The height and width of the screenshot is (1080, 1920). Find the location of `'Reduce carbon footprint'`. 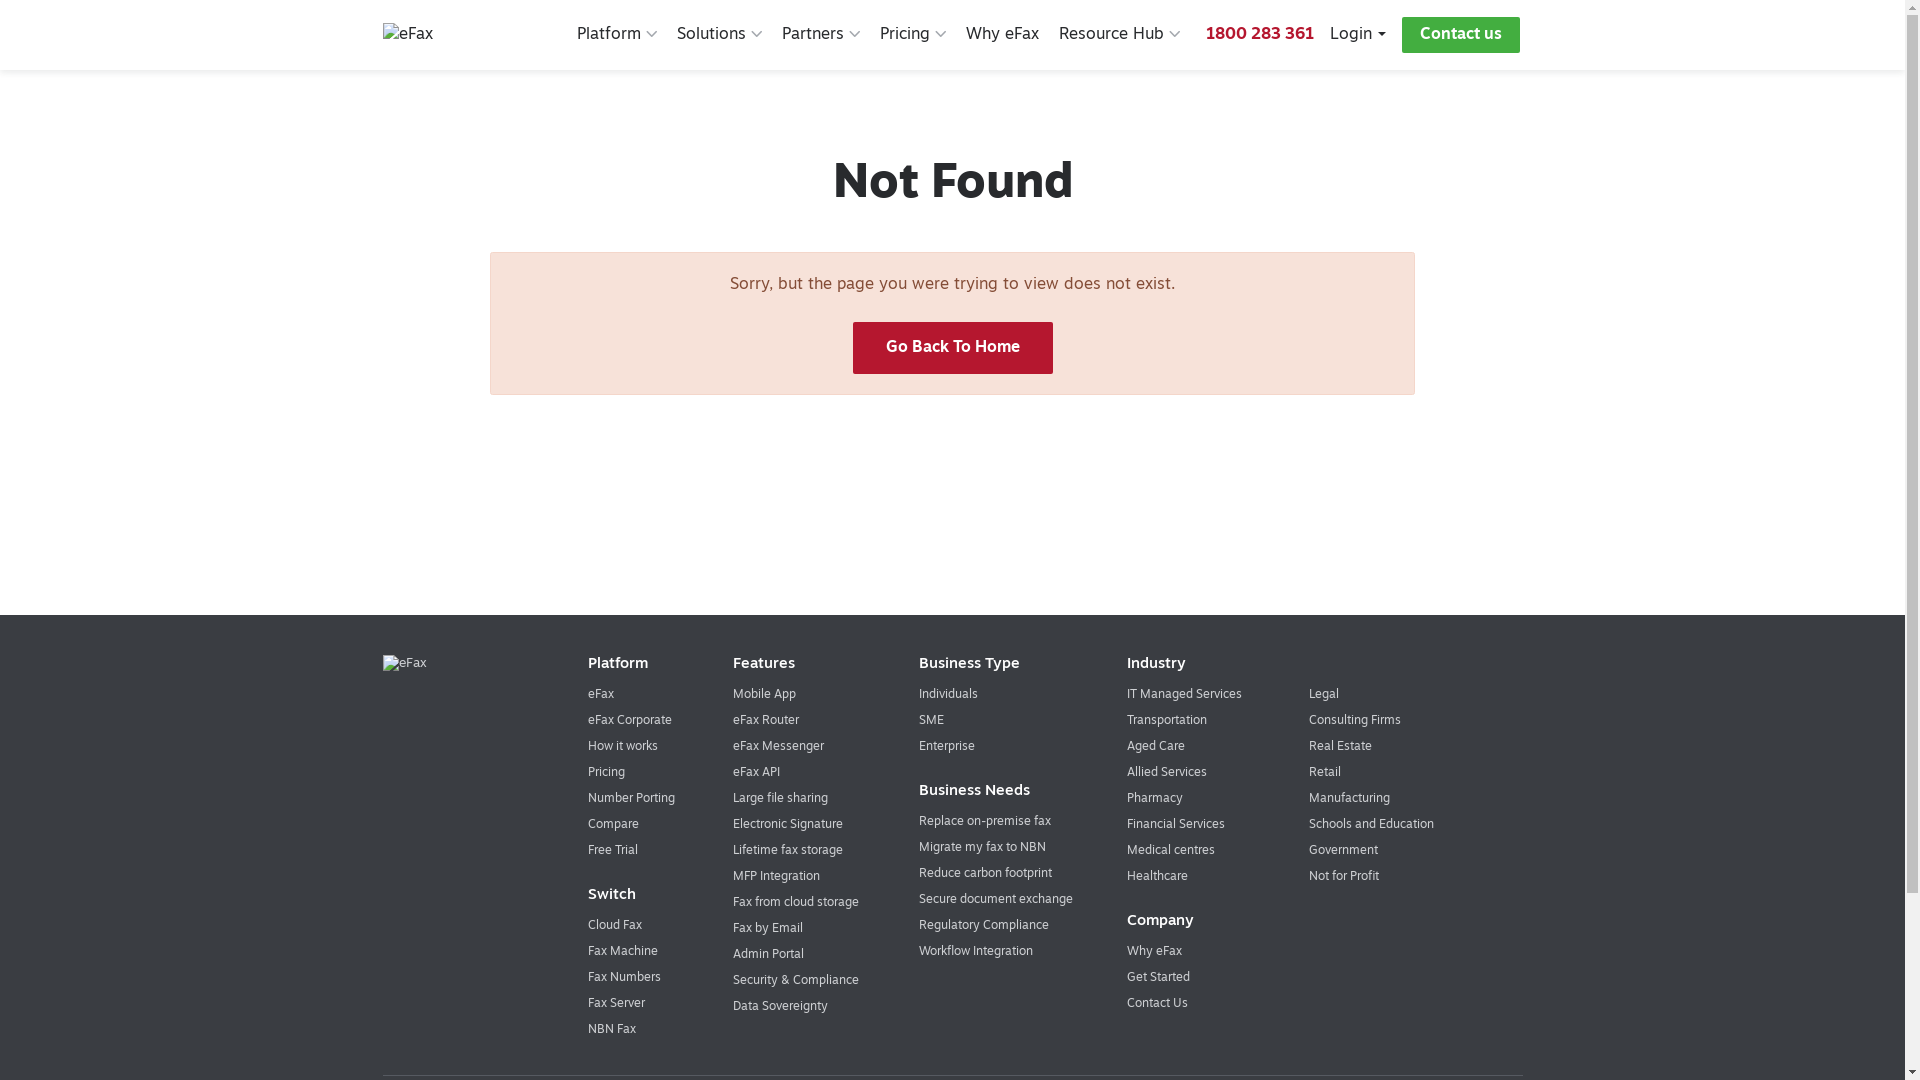

'Reduce carbon footprint' is located at coordinates (985, 873).